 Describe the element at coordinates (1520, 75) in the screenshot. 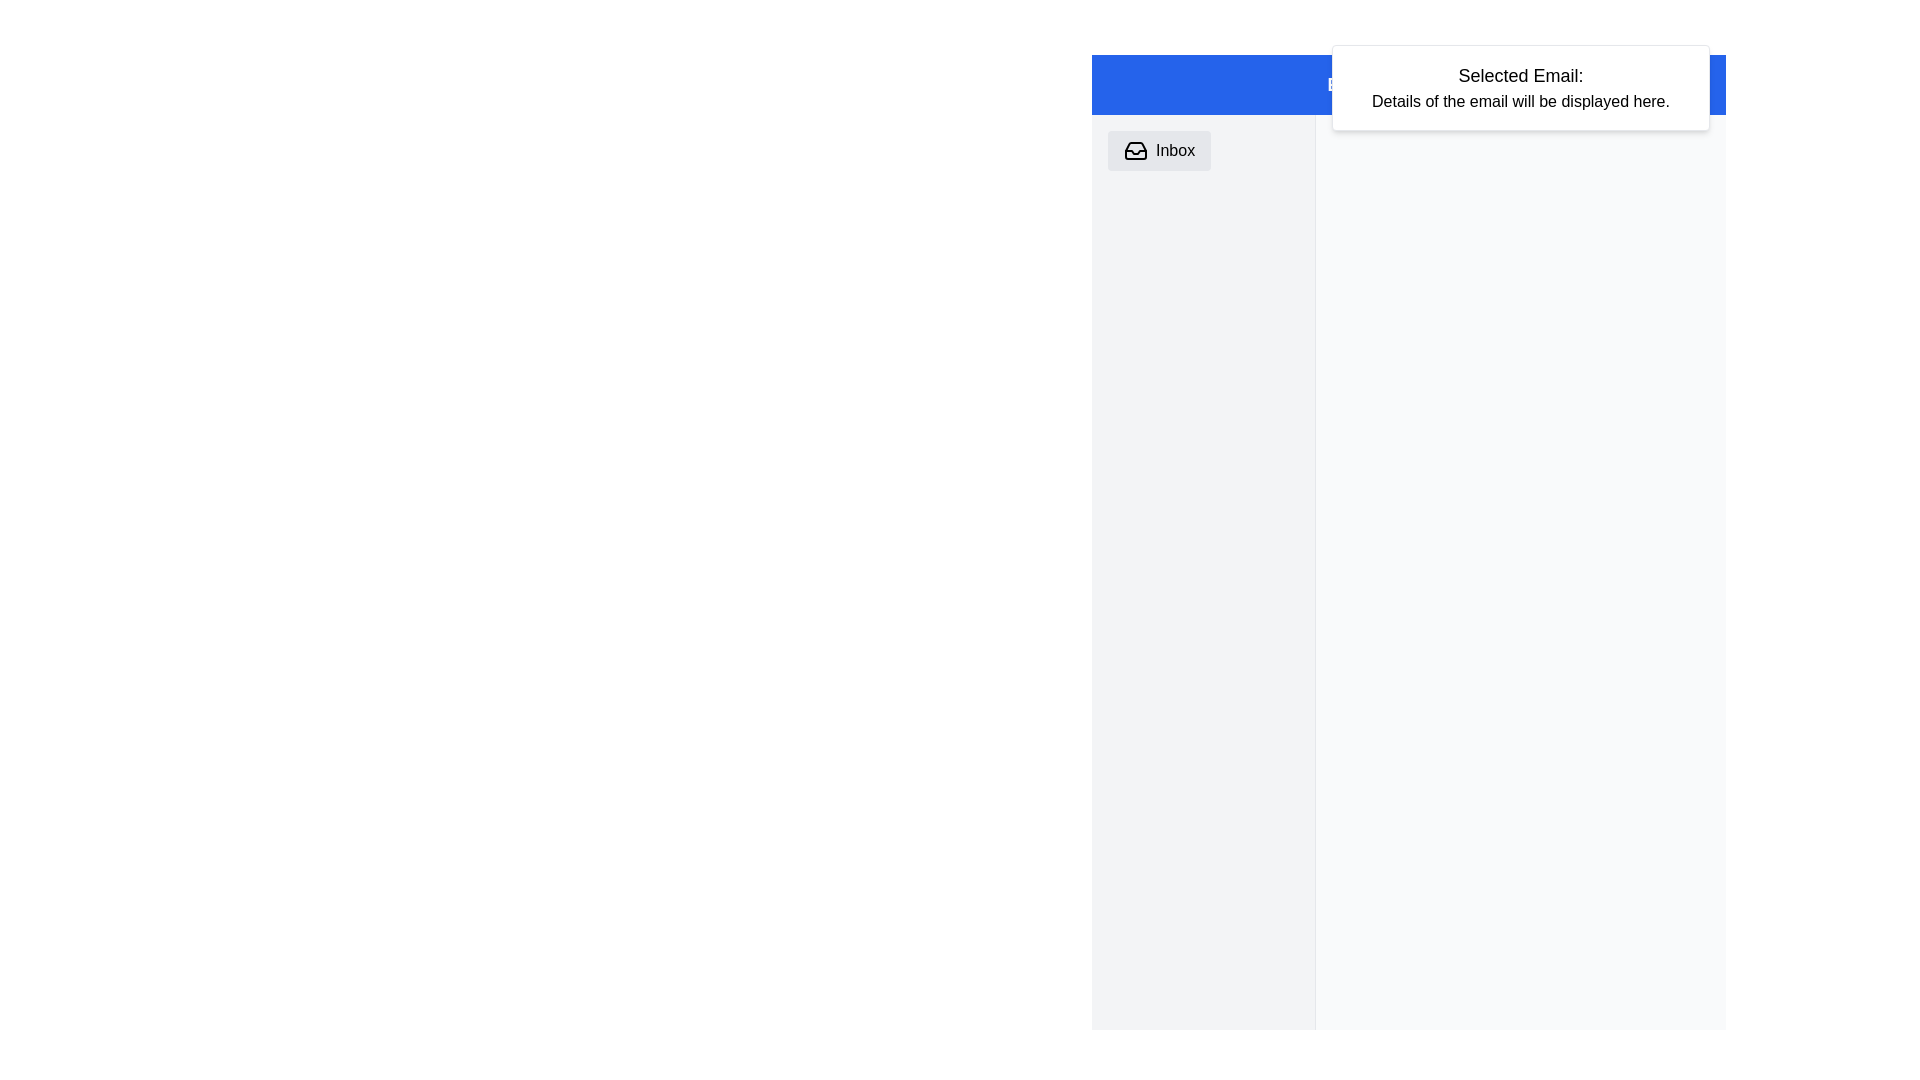

I see `the text label that says 'Selected Email:' which is styled prominently at the top of a white pop-up card` at that location.